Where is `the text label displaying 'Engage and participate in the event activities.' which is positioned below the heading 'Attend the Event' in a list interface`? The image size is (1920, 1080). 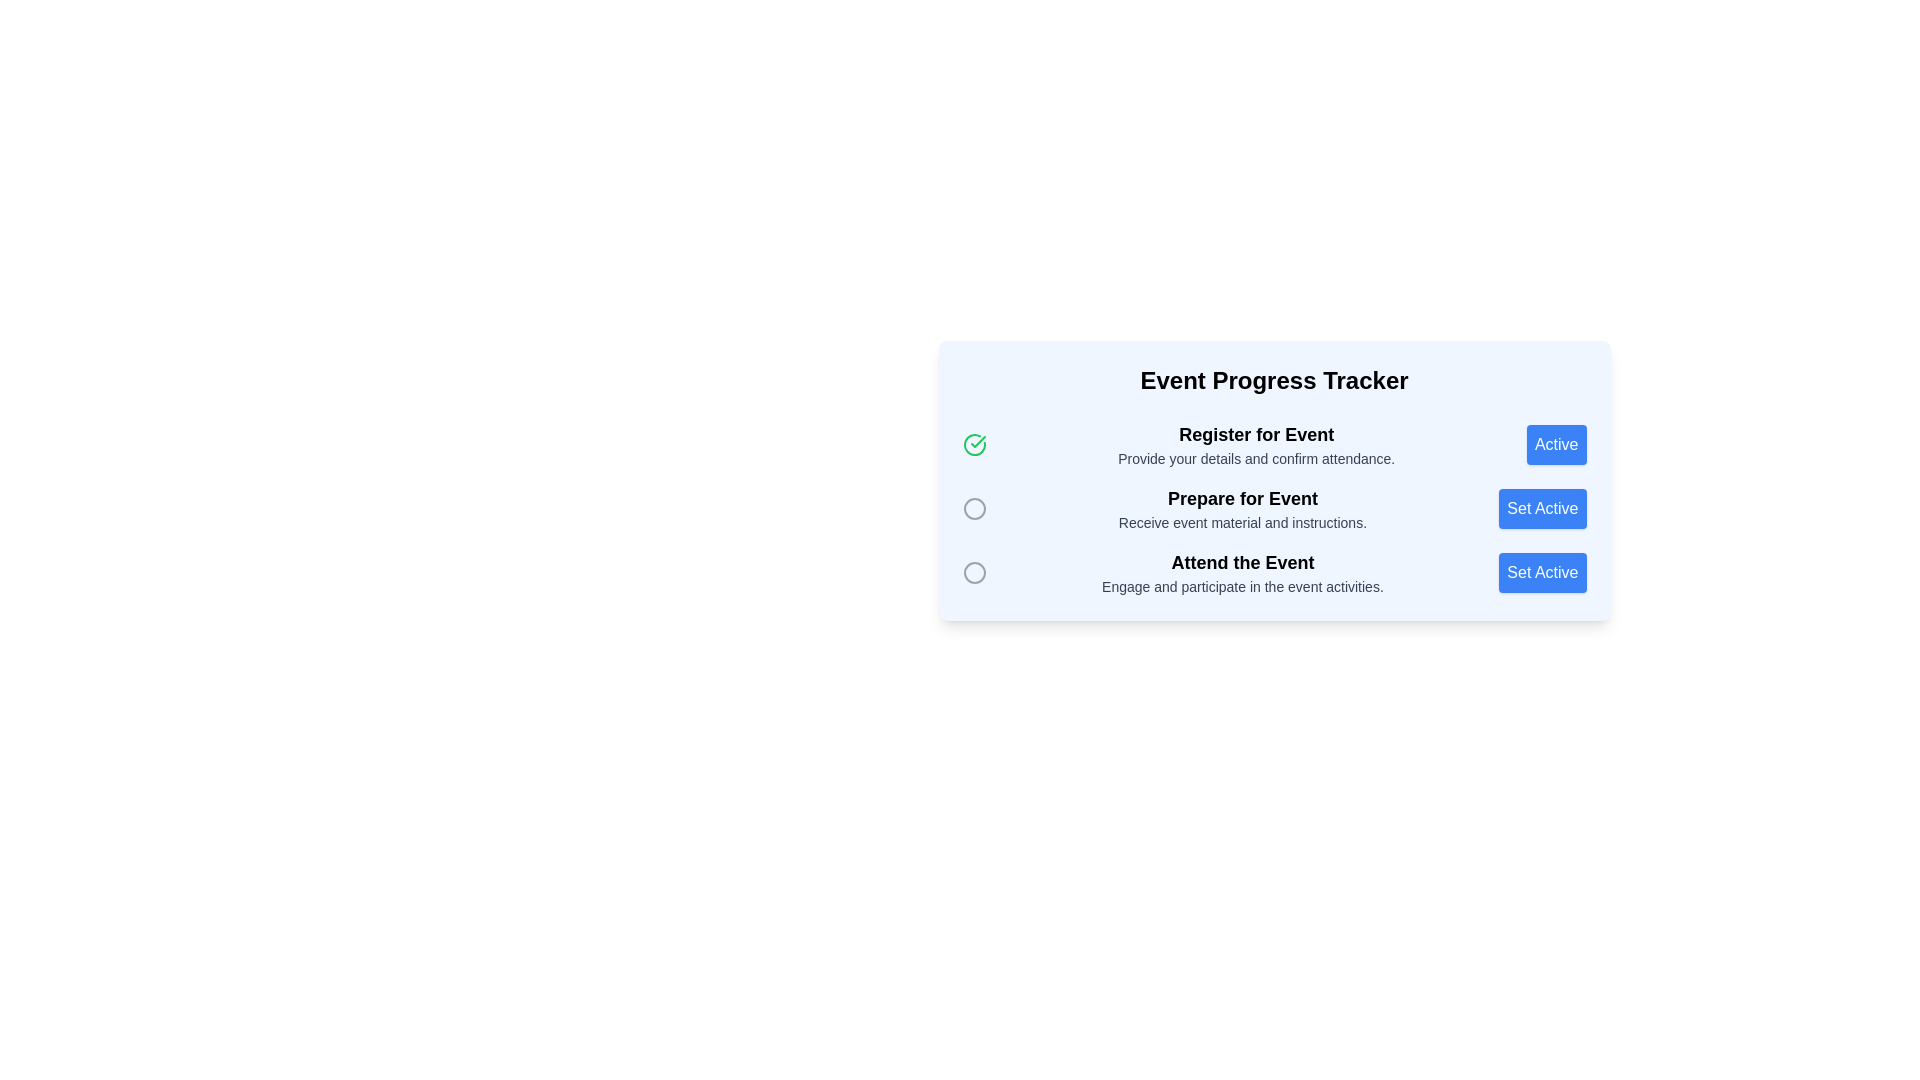
the text label displaying 'Engage and participate in the event activities.' which is positioned below the heading 'Attend the Event' in a list interface is located at coordinates (1242, 585).